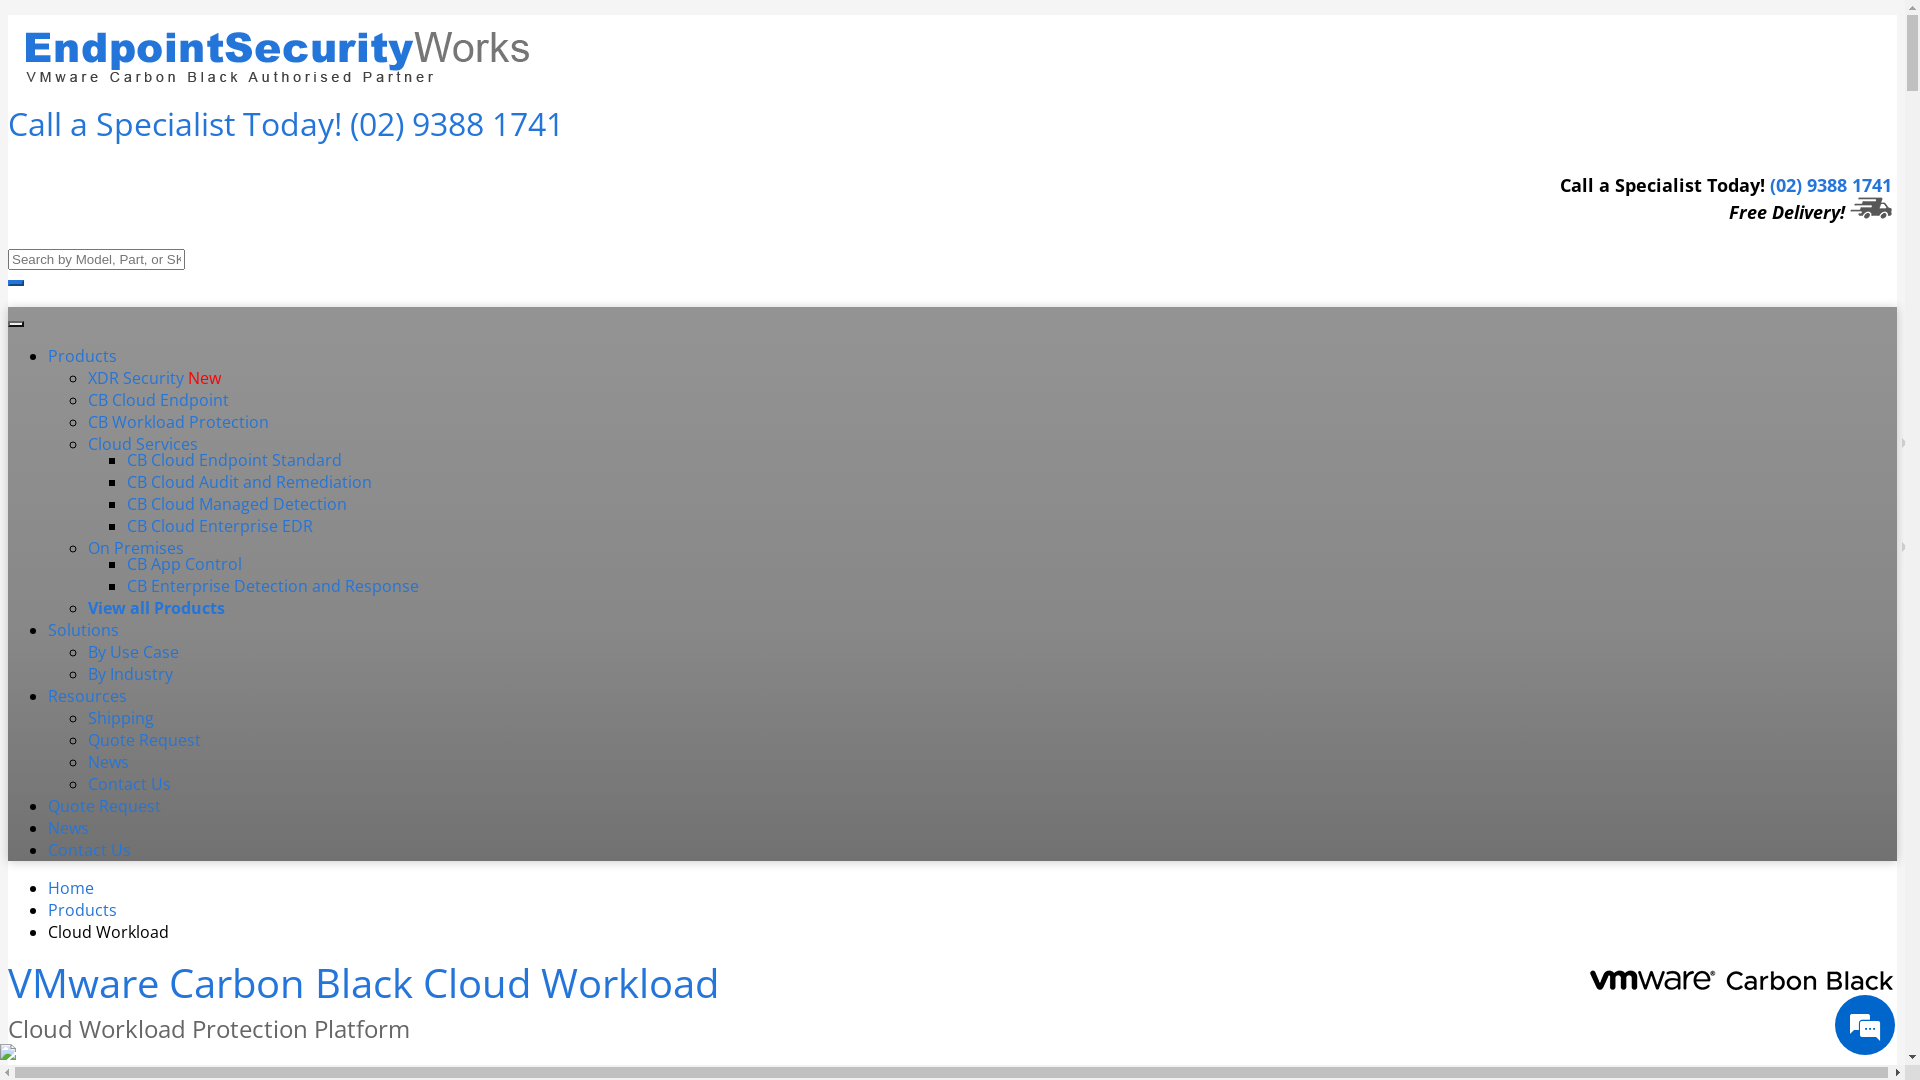 The height and width of the screenshot is (1080, 1920). I want to click on 'CB Cloud Endpoint', so click(157, 400).